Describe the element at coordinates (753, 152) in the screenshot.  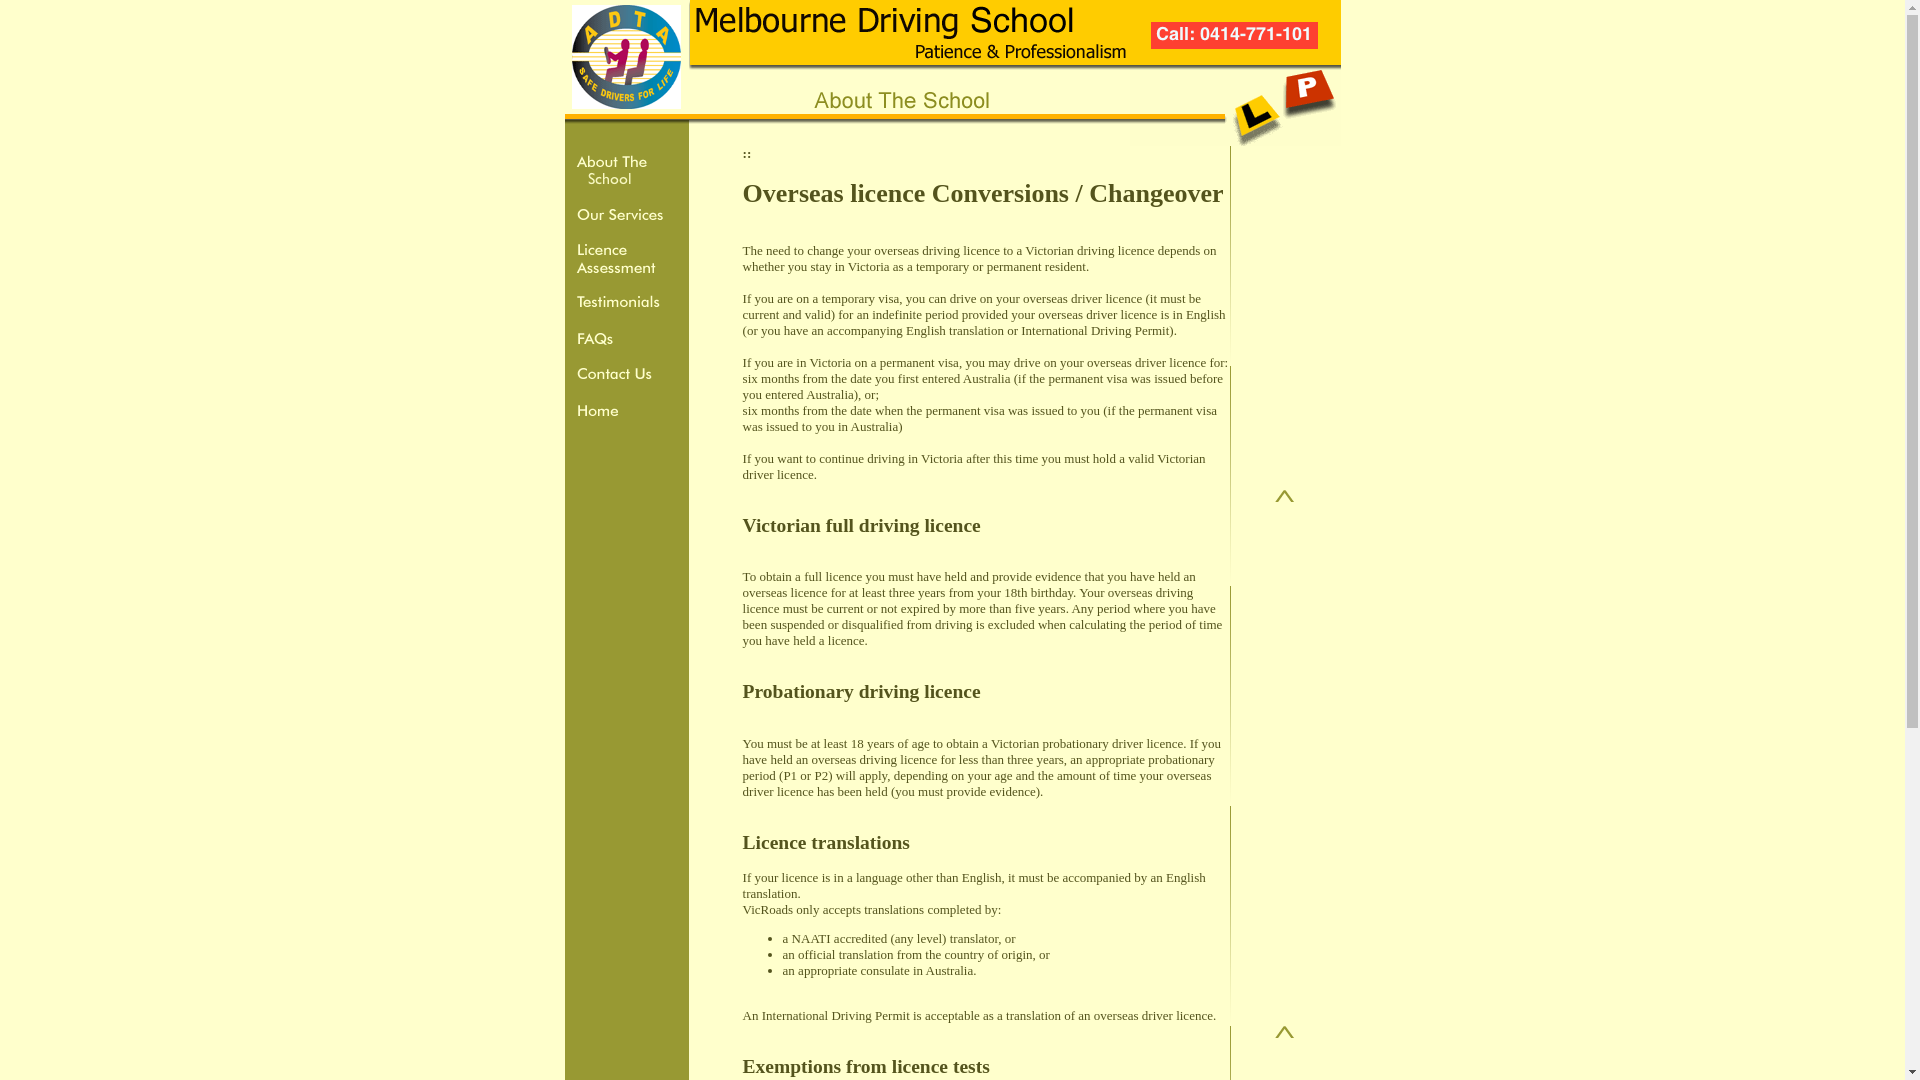
I see `'  '` at that location.